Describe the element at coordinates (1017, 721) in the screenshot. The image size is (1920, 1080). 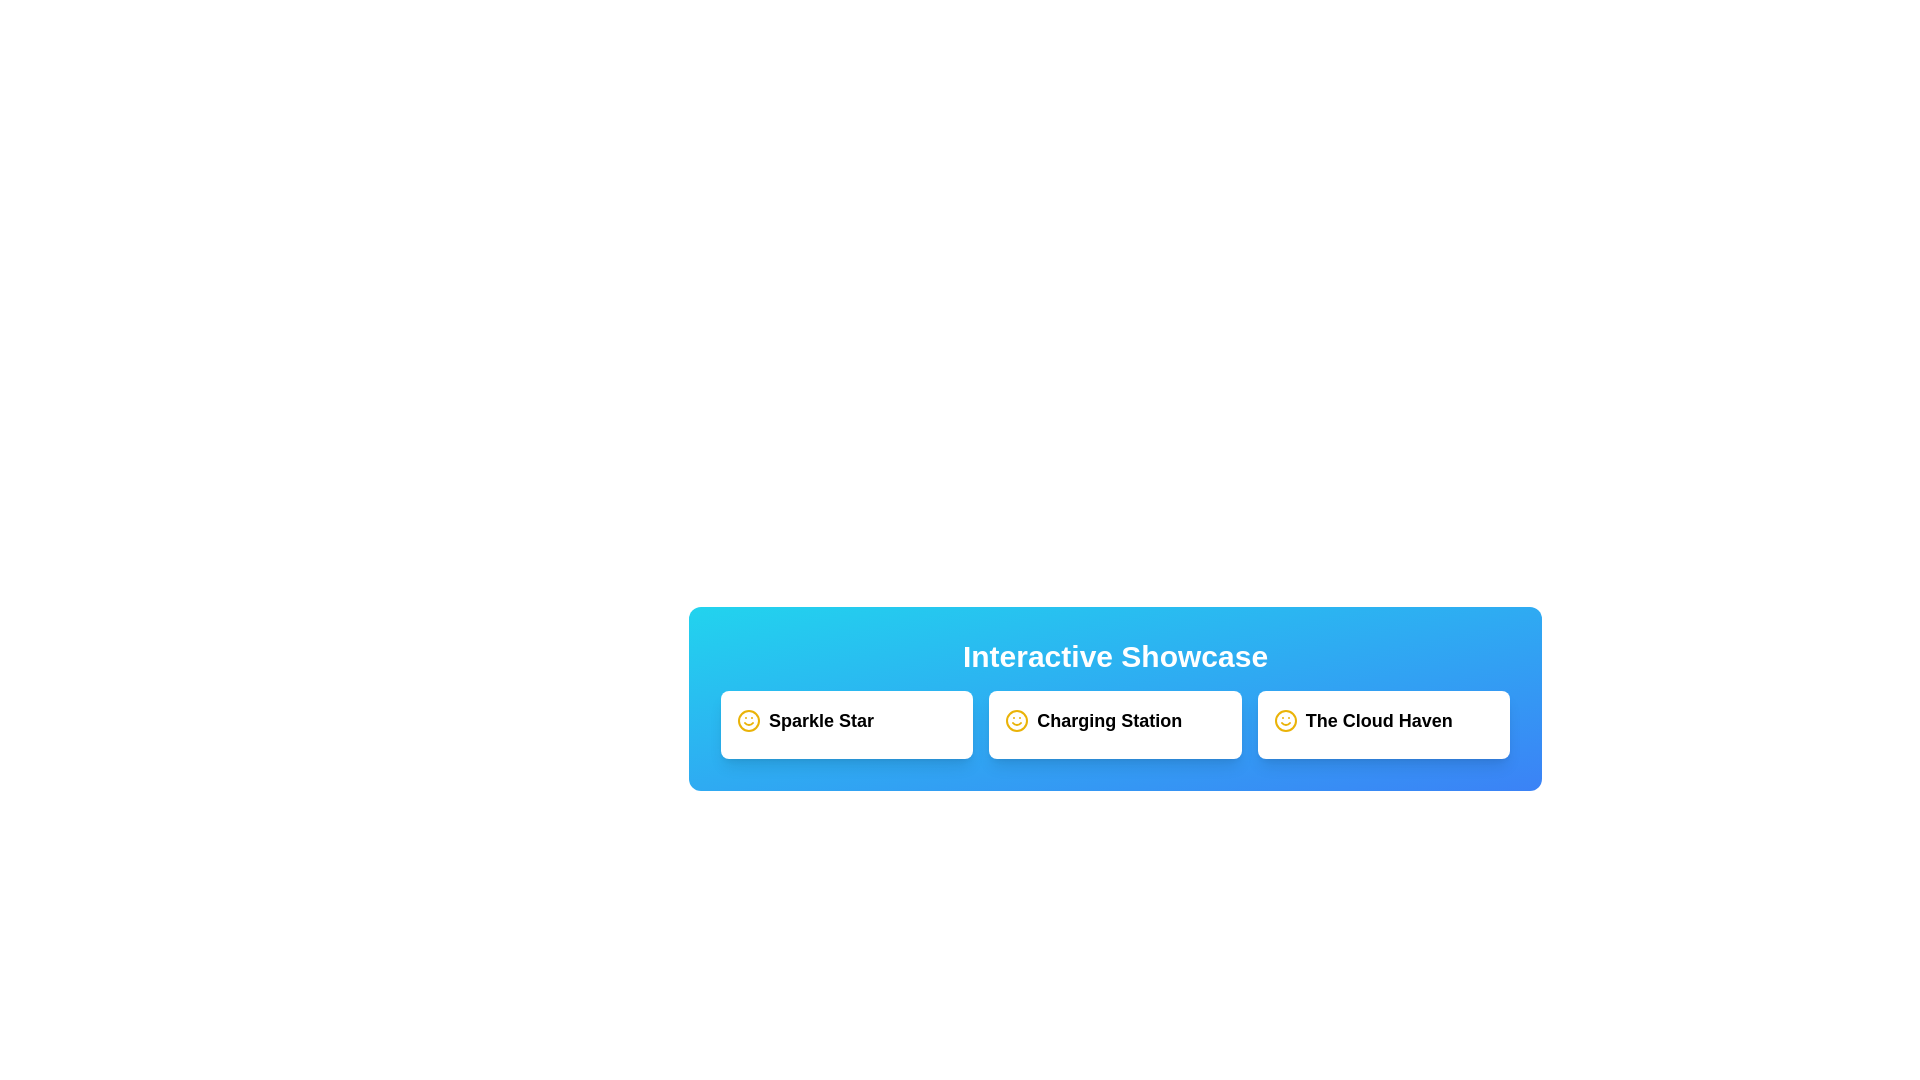
I see `the Decorative Circle, which is the outer boundary of the smiley face icon within the 'Charging Station' card of the 'Interactive Showcase.'` at that location.